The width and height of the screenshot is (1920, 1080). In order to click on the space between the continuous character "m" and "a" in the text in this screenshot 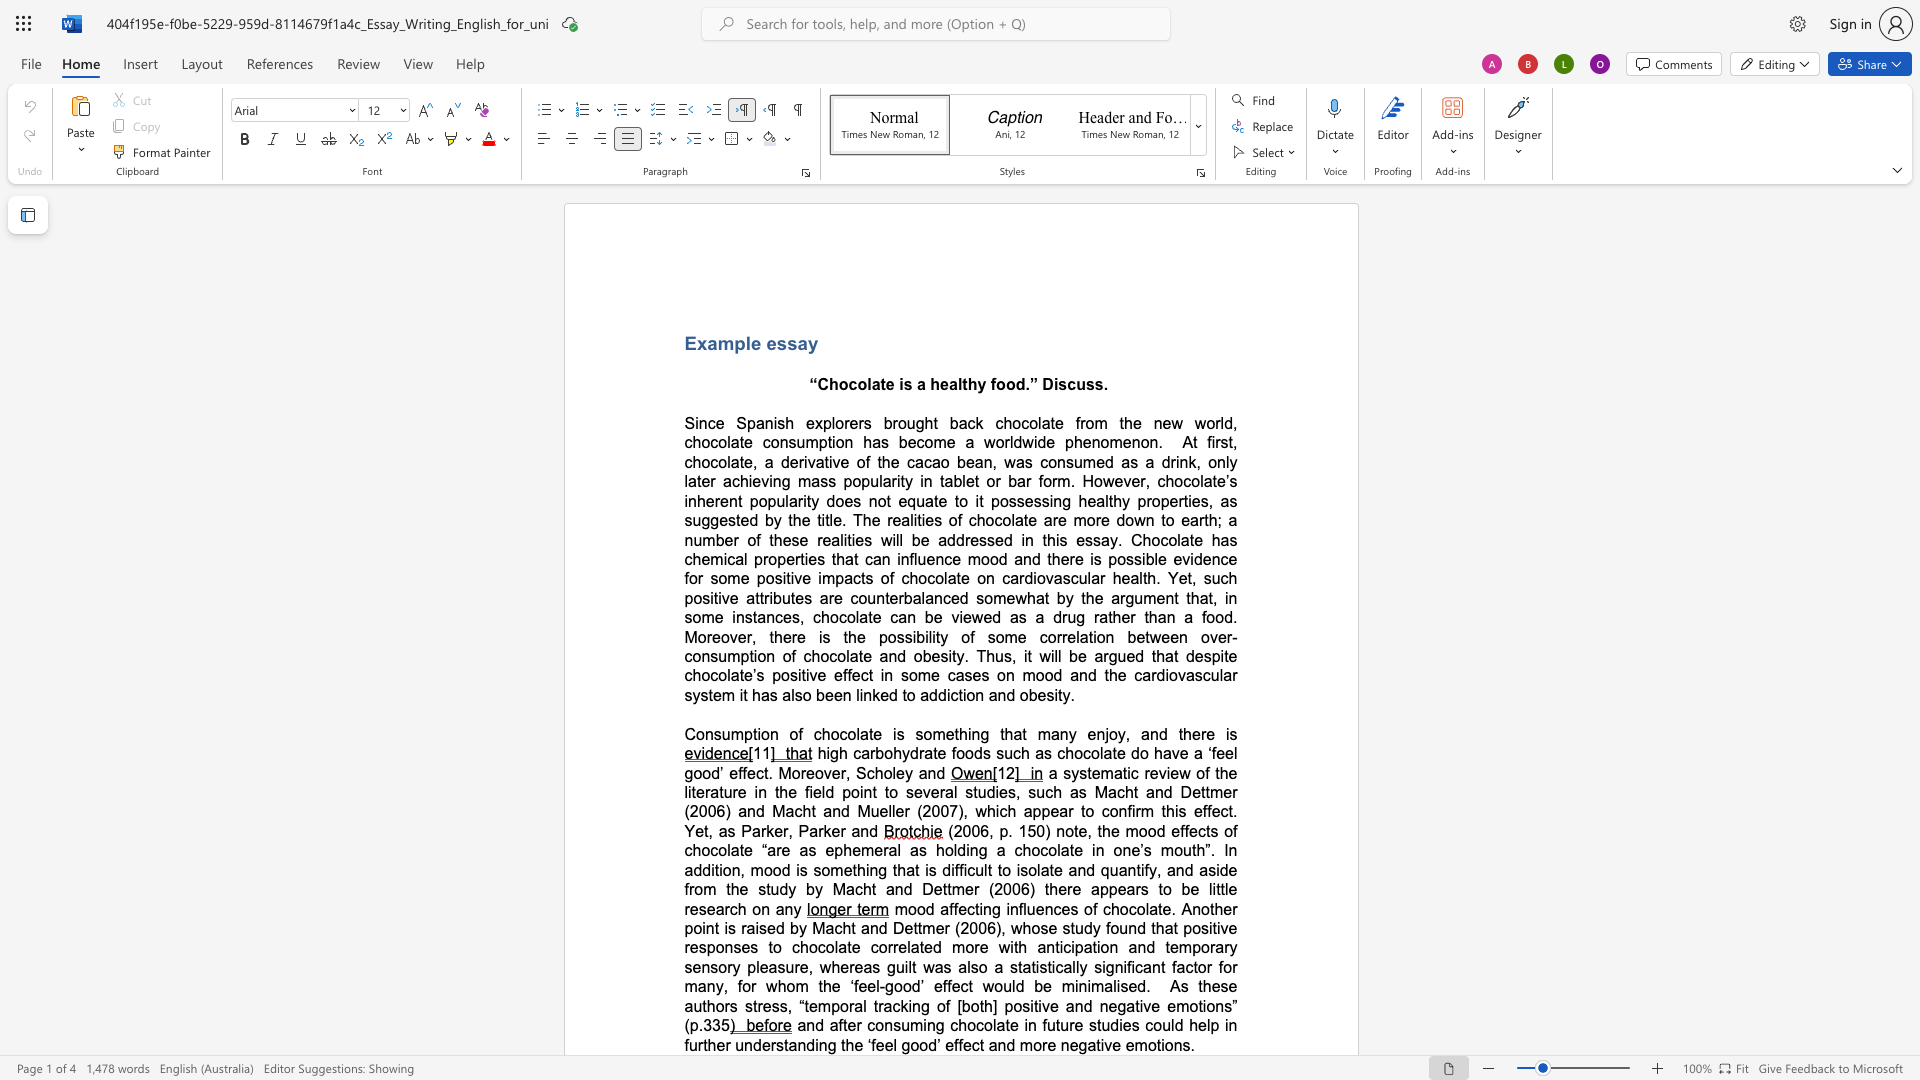, I will do `click(1111, 772)`.